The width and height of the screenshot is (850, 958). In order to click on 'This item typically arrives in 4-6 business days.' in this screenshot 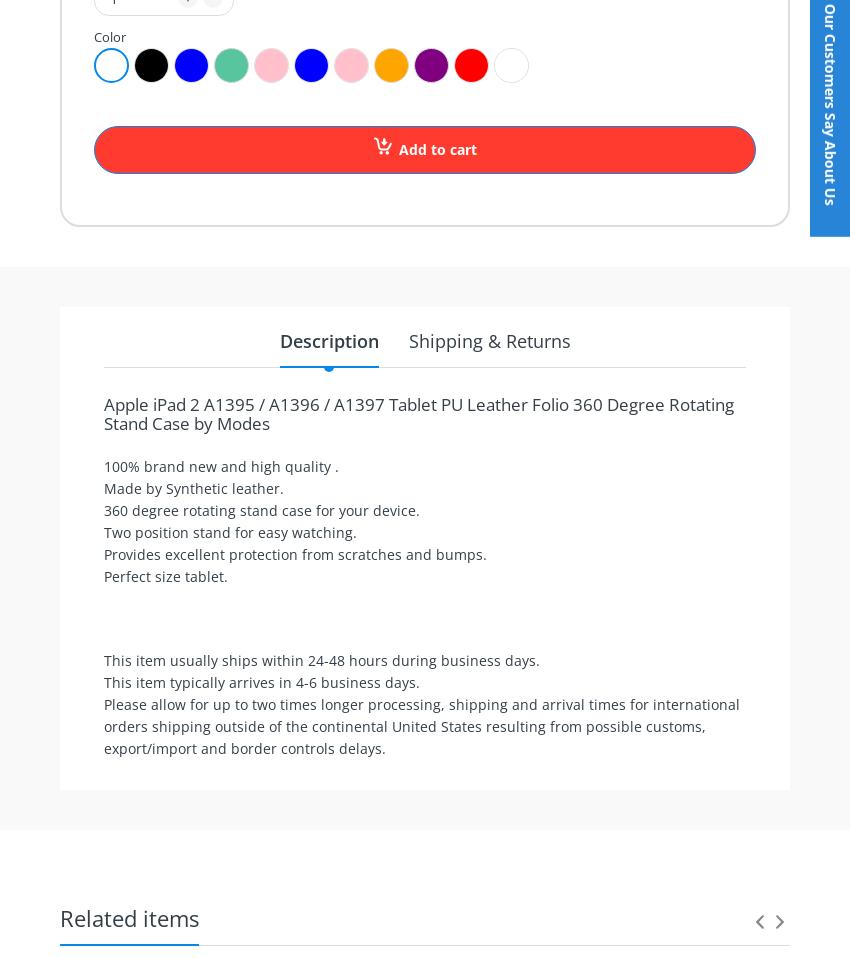, I will do `click(260, 681)`.